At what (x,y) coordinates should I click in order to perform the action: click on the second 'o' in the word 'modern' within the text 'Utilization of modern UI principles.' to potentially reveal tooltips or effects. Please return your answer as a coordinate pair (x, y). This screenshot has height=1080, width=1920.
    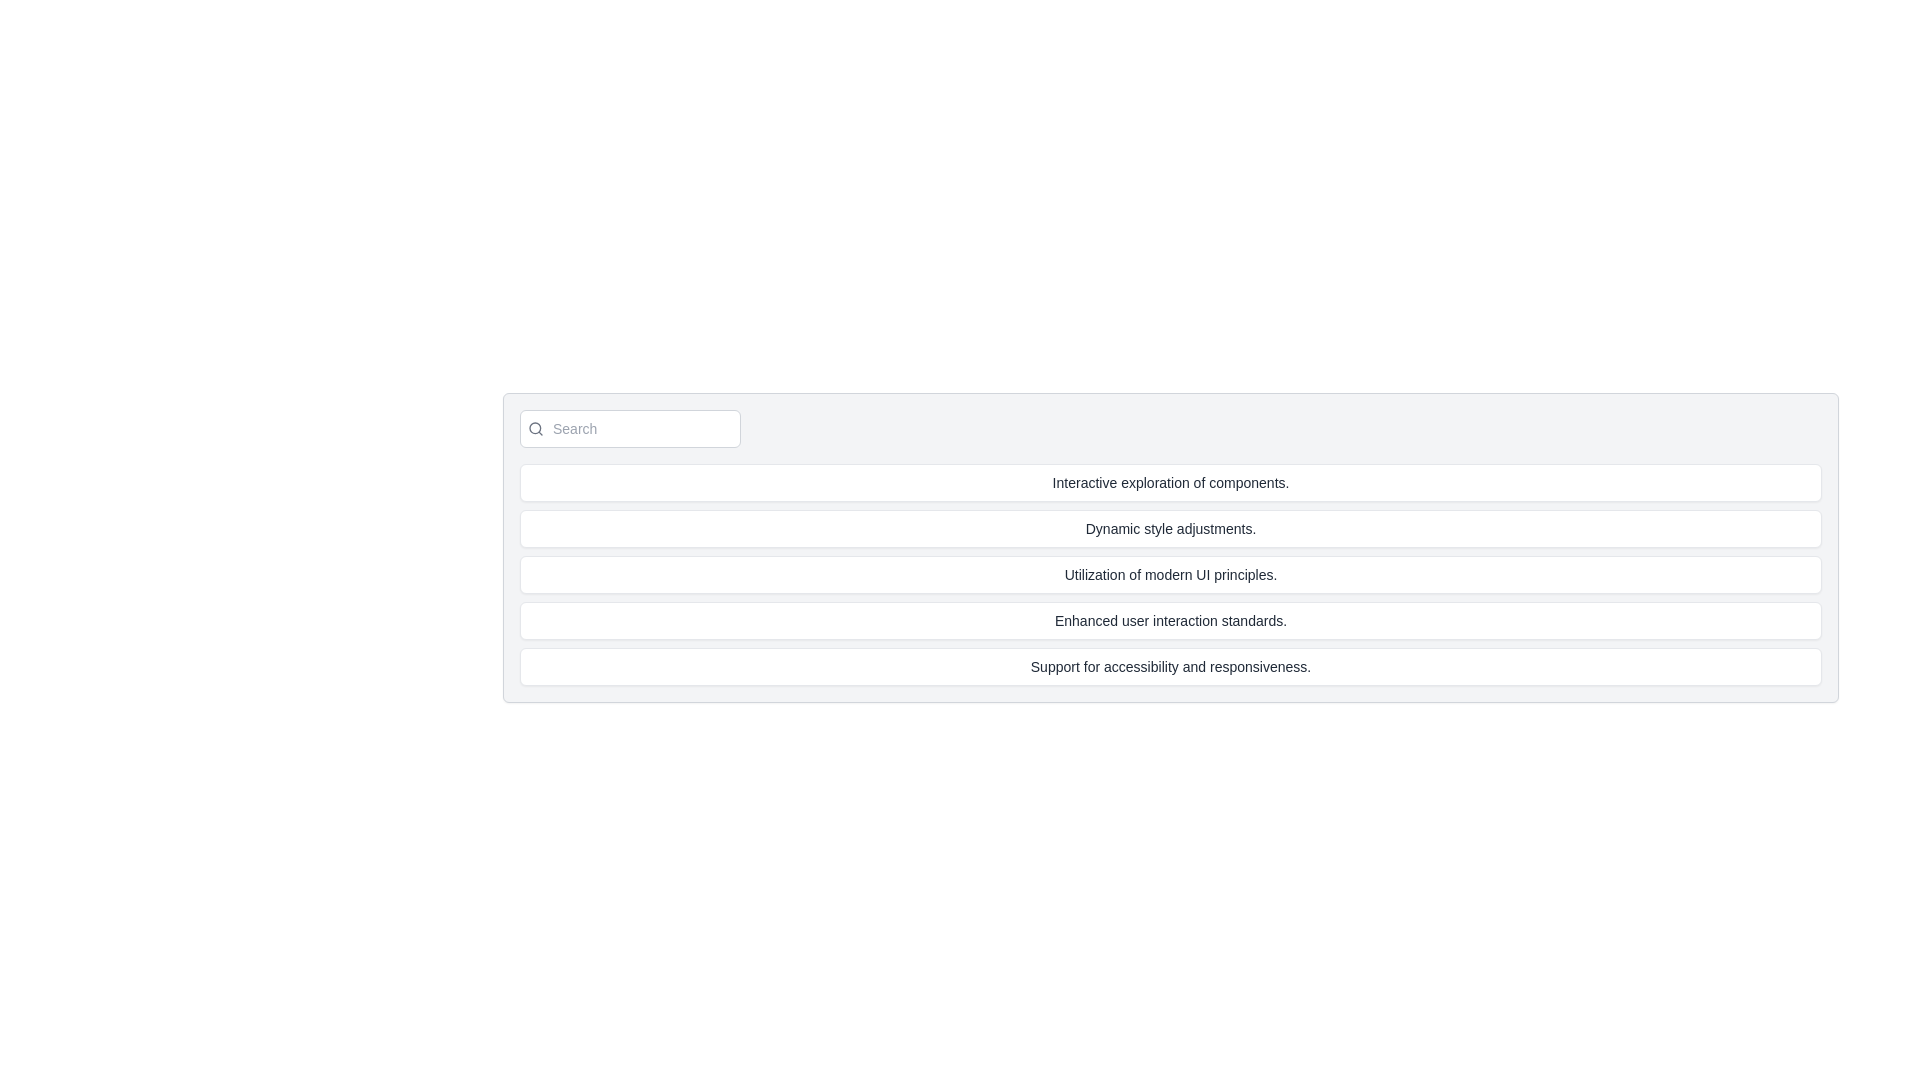
    Looking at the image, I should click on (1133, 574).